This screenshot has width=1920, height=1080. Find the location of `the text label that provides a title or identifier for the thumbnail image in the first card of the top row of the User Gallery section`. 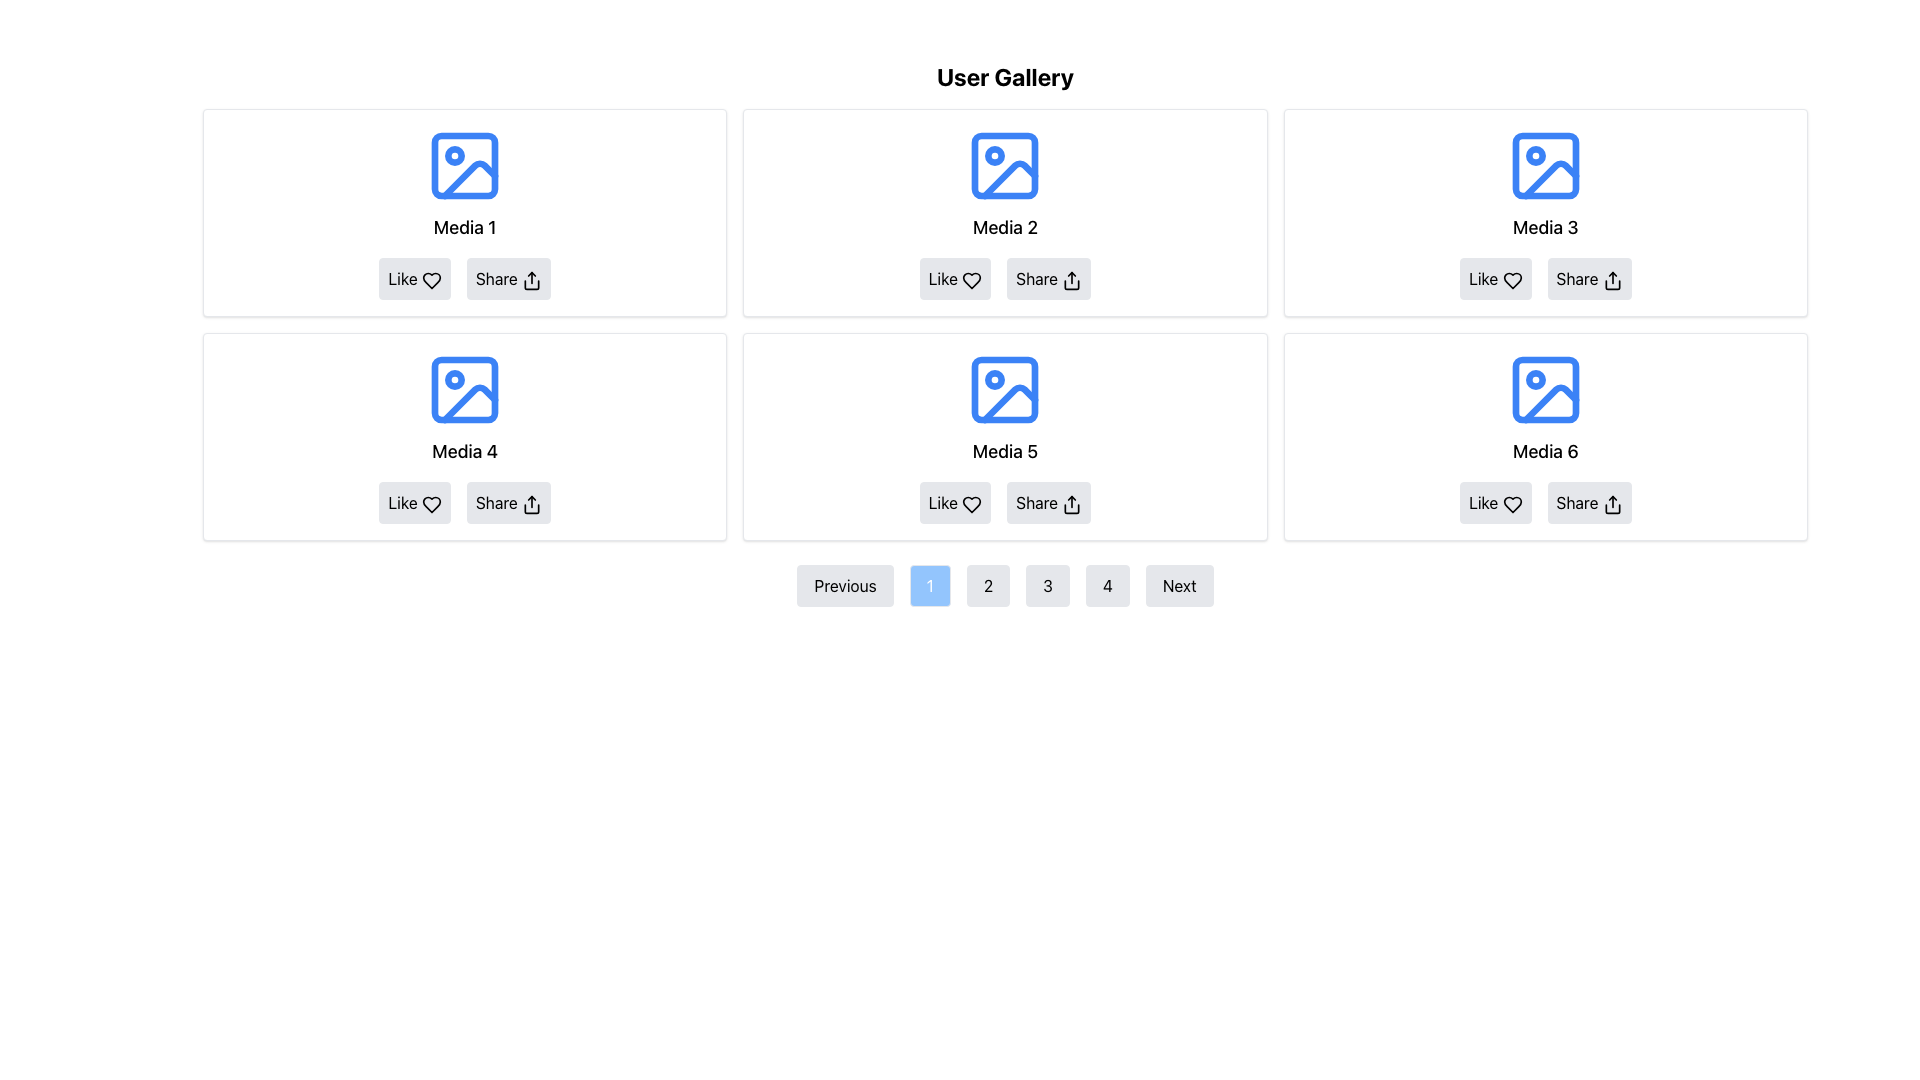

the text label that provides a title or identifier for the thumbnail image in the first card of the top row of the User Gallery section is located at coordinates (464, 226).